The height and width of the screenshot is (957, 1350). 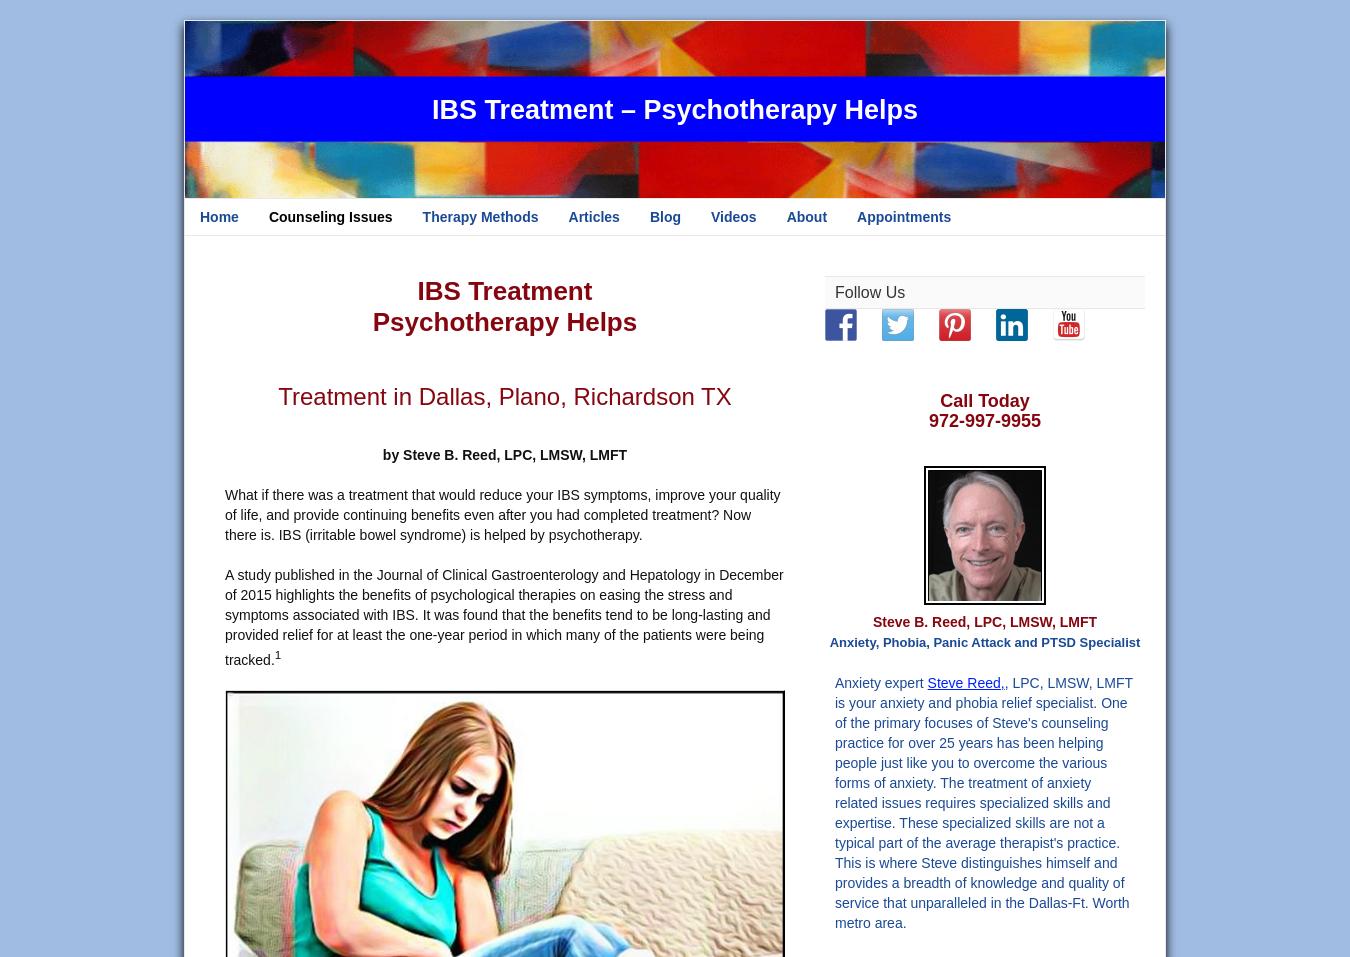 I want to click on 'Psychotherapy Helps', so click(x=503, y=322).